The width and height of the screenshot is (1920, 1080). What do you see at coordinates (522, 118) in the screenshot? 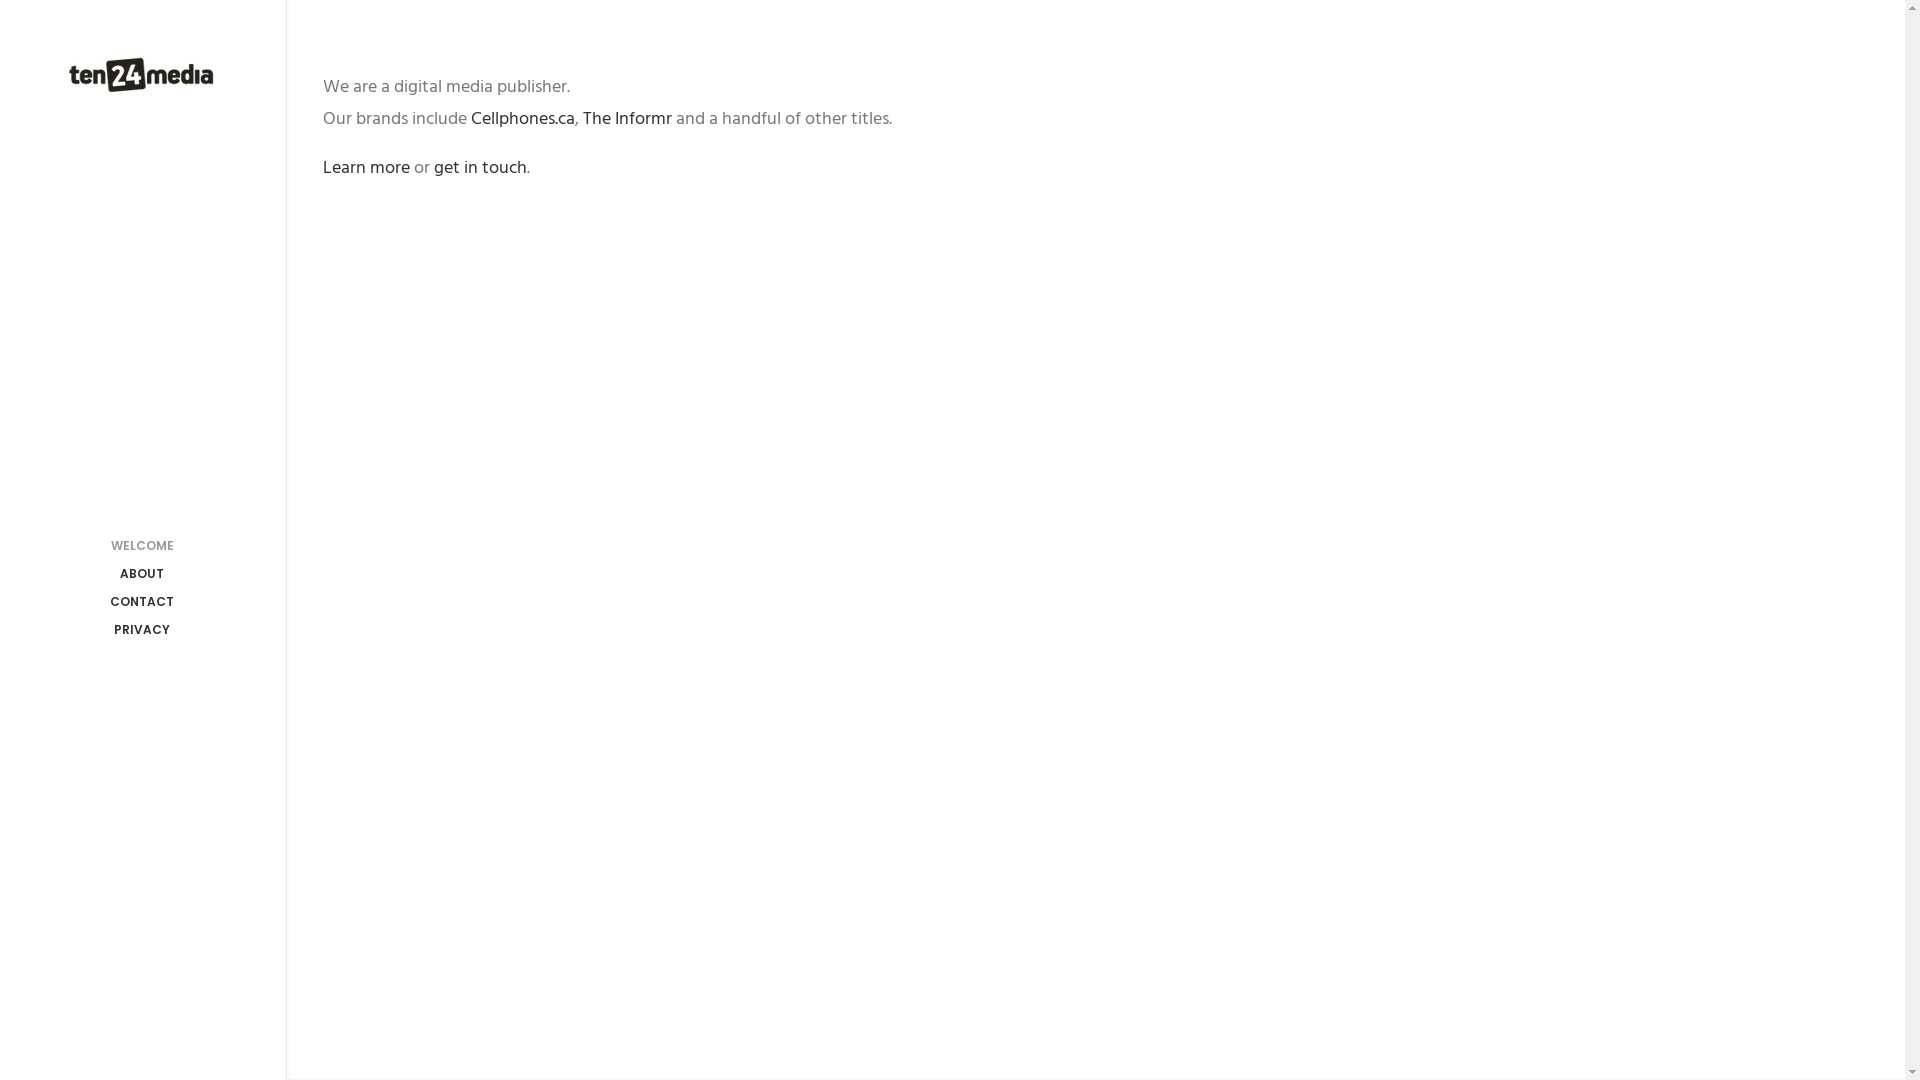
I see `'Cellphones.ca'` at bounding box center [522, 118].